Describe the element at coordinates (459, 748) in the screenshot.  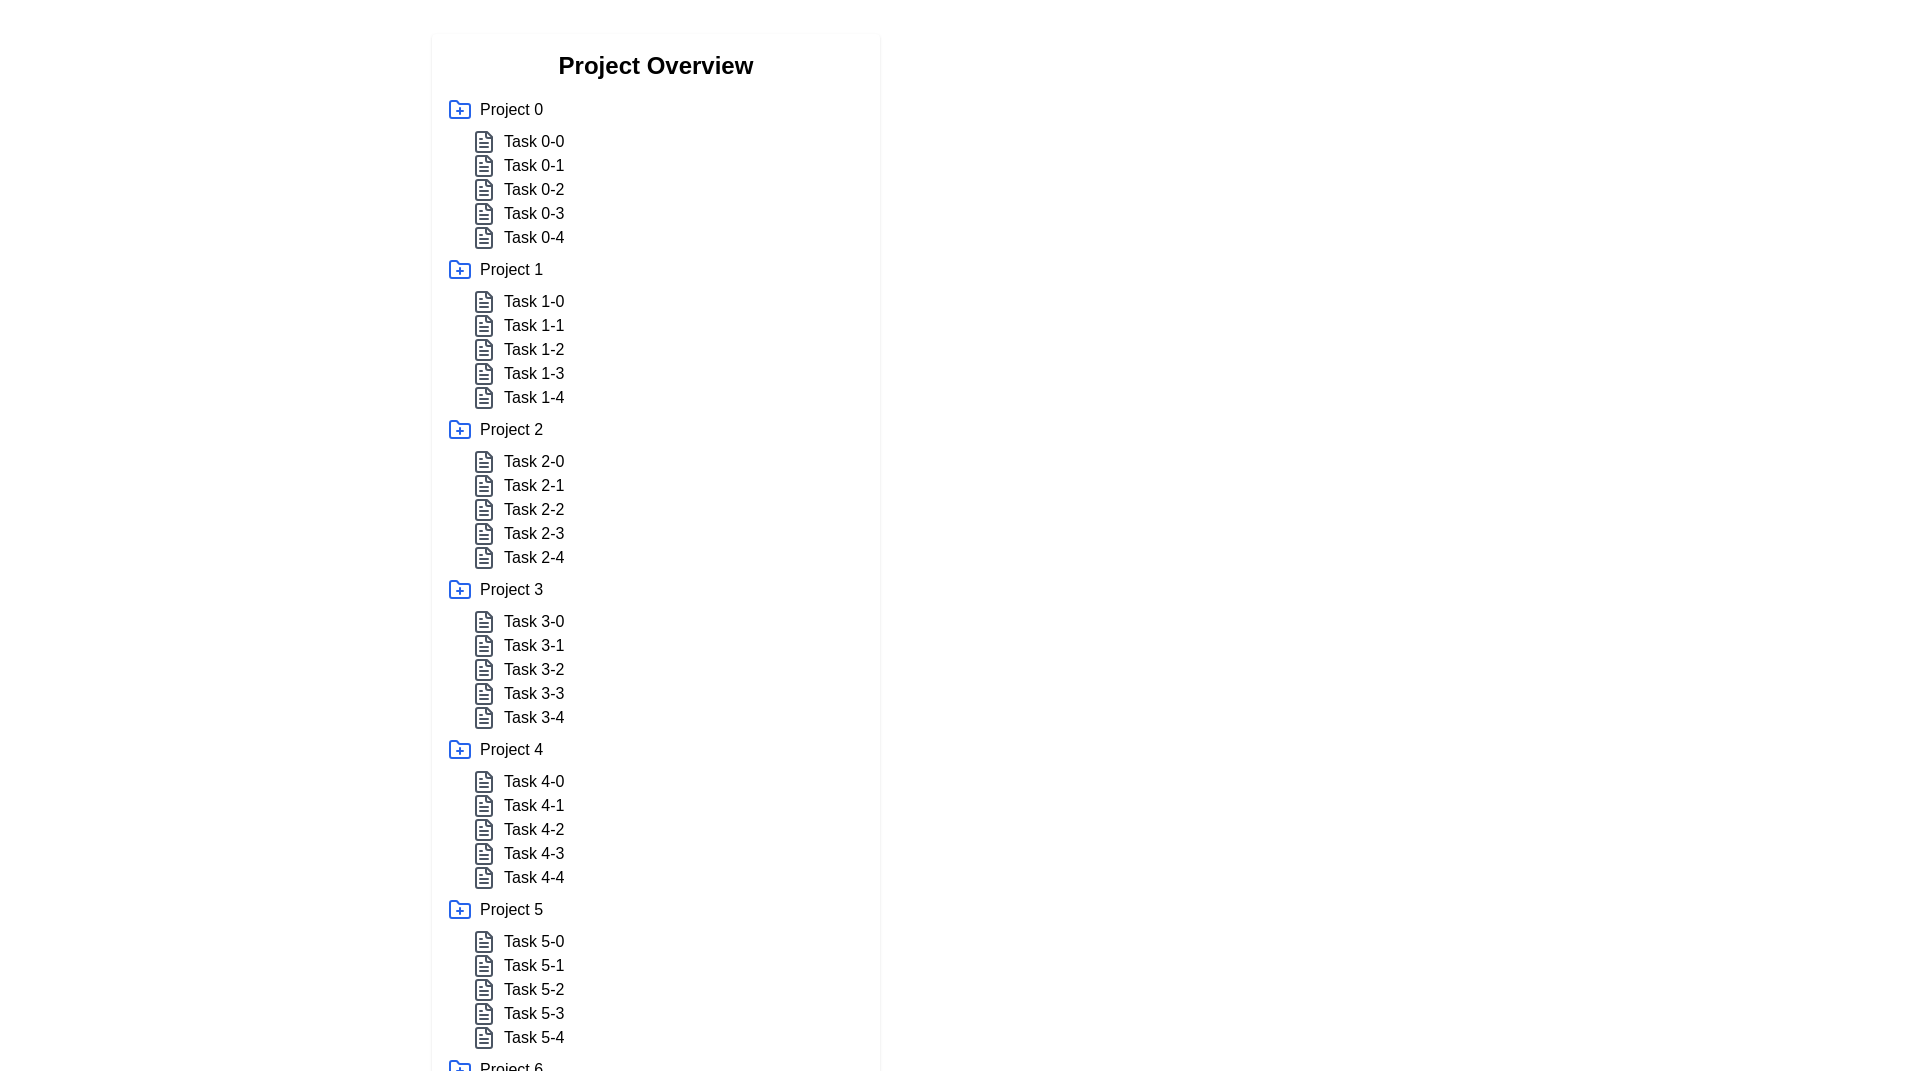
I see `the folder icon with a plus sign that visually represents 'Project 4', located to the left of the 'Project 4' label` at that location.